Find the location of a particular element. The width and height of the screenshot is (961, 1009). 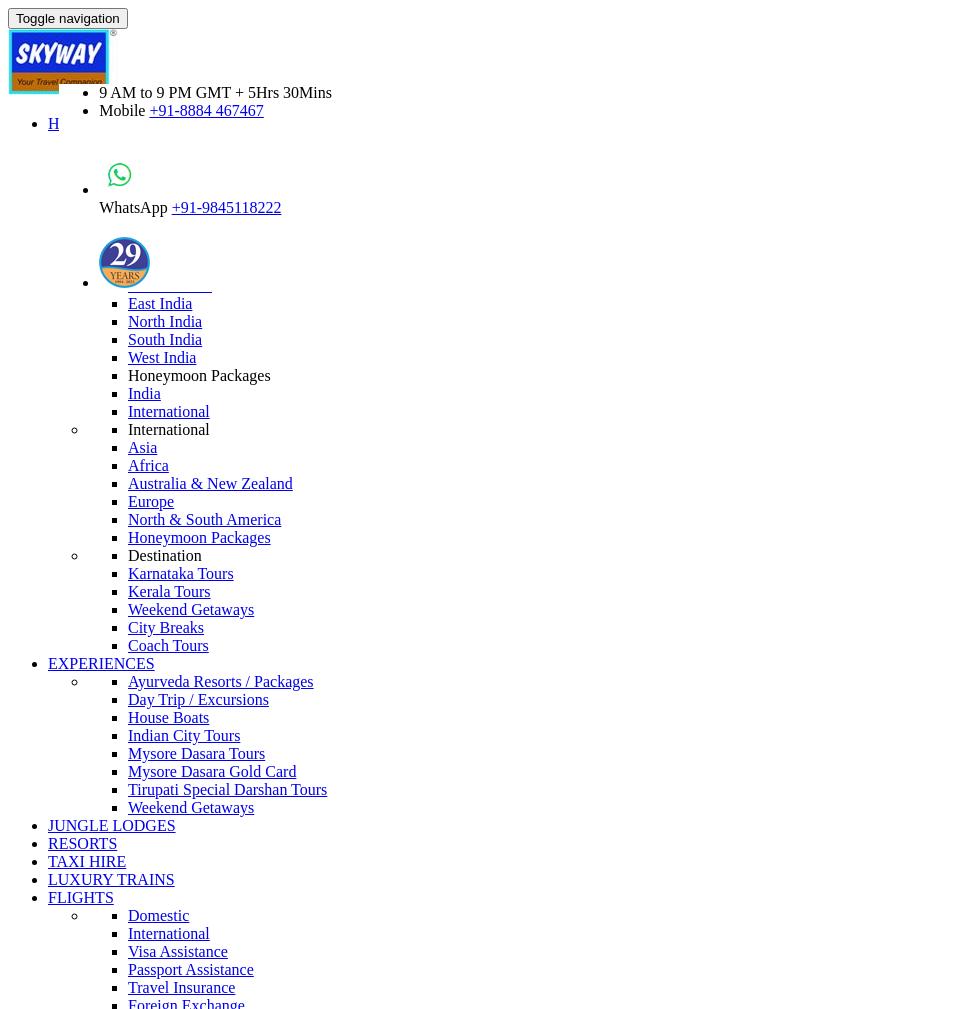

'Travel Insurance' is located at coordinates (181, 987).